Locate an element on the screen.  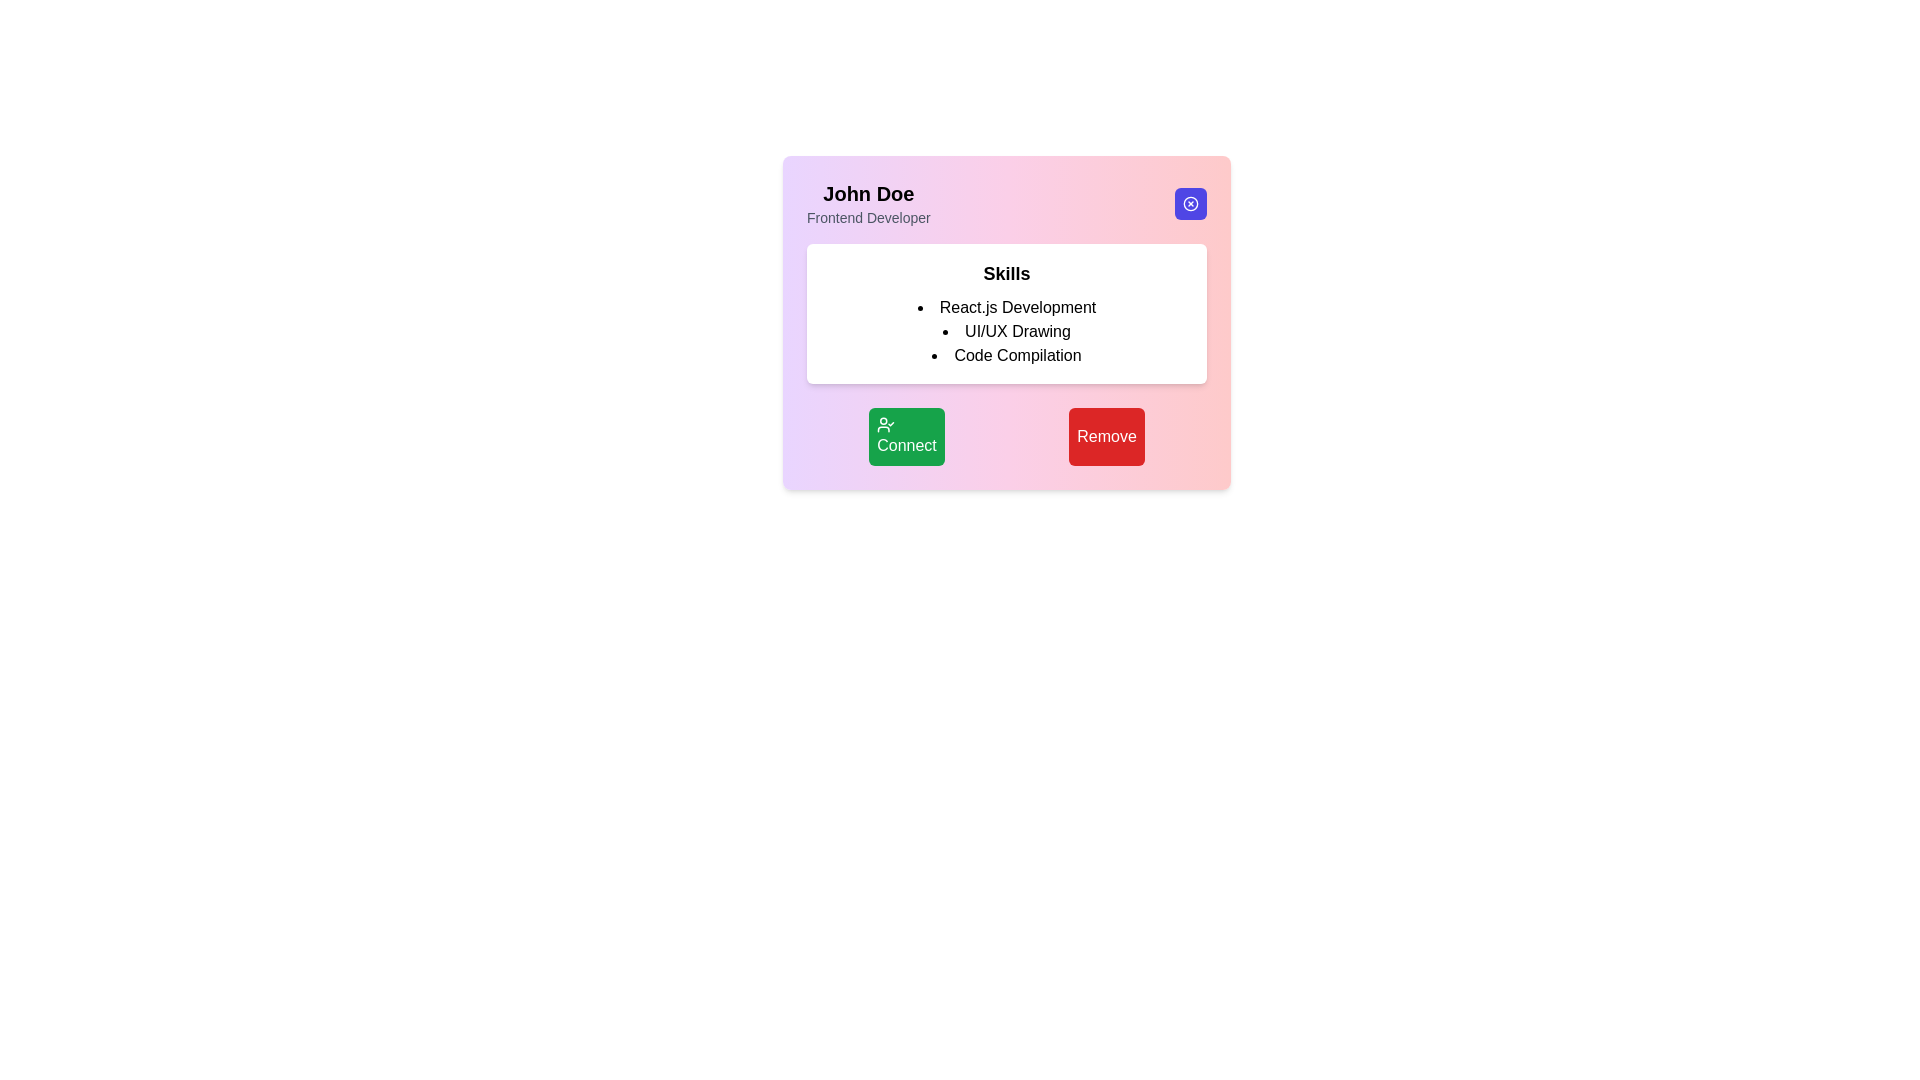
the close icon button located in the top right corner of the card is located at coordinates (1190, 204).